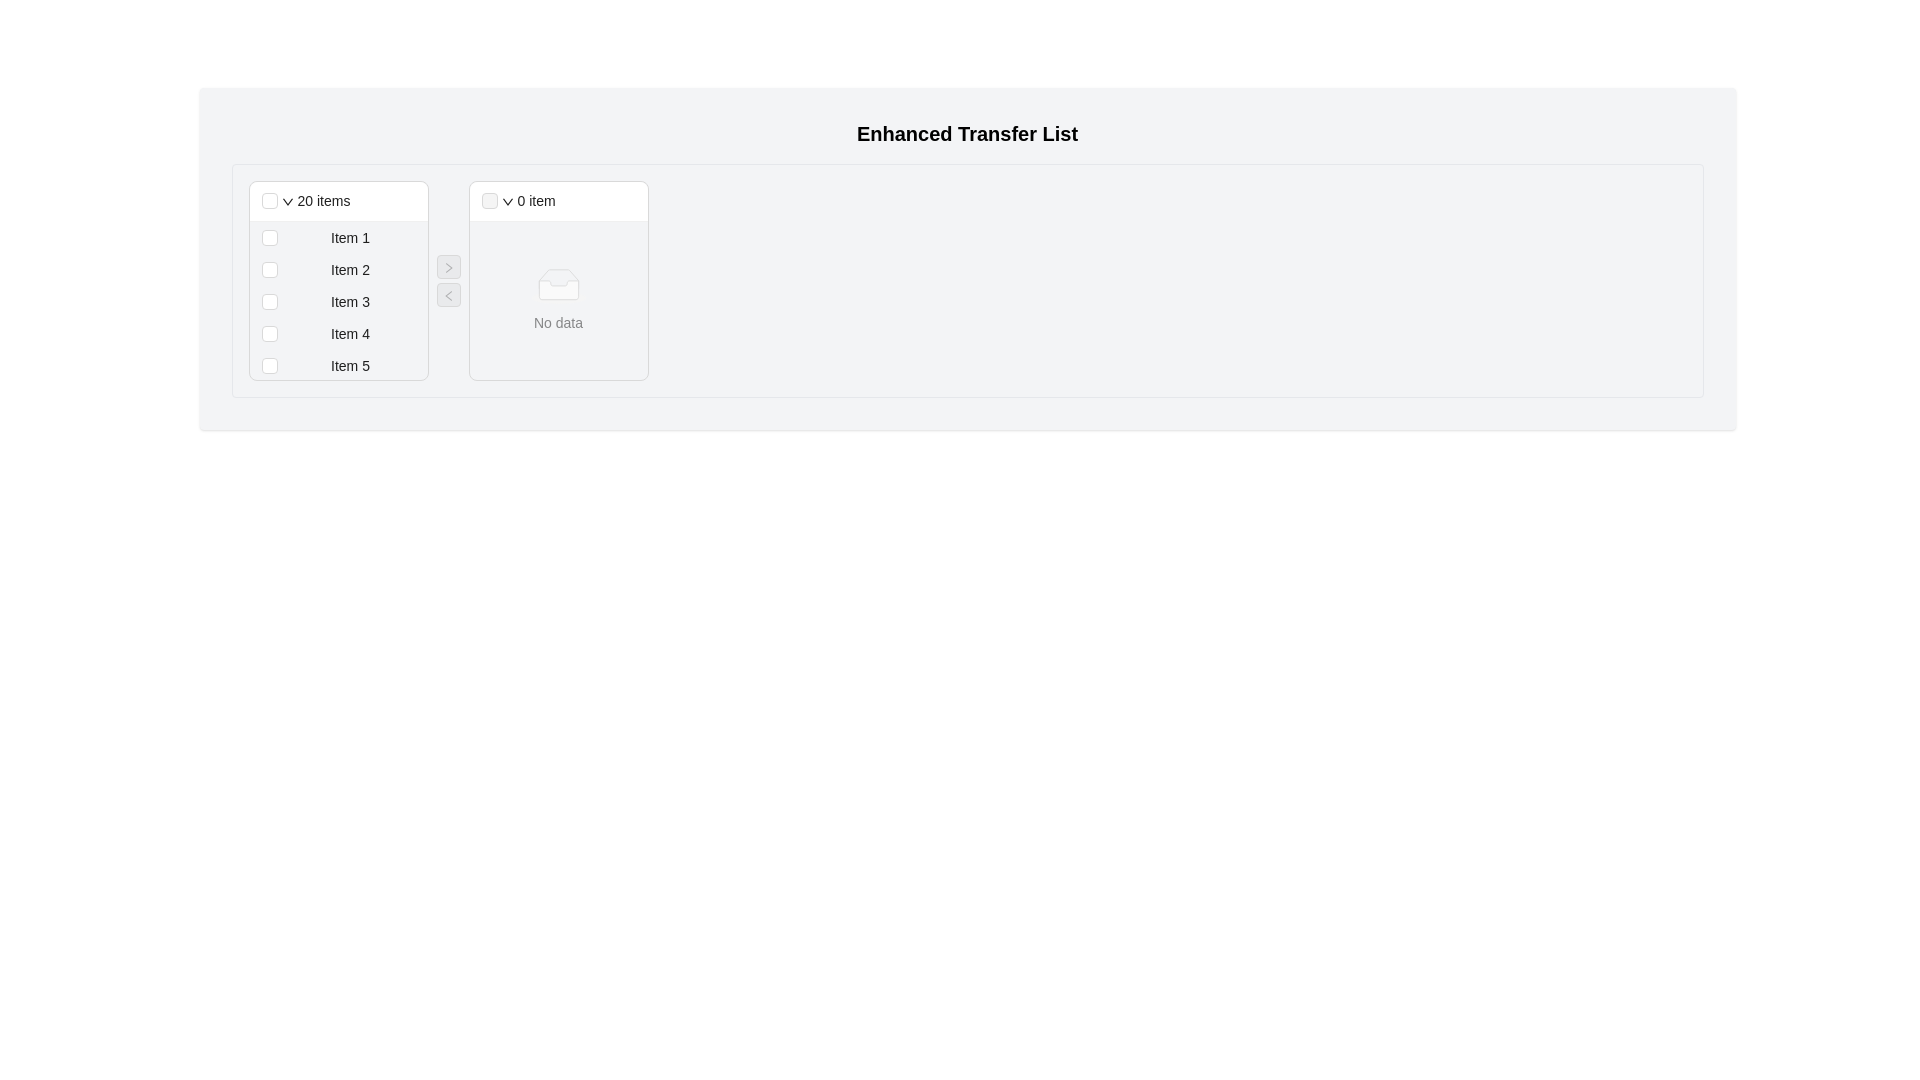 The height and width of the screenshot is (1080, 1920). What do you see at coordinates (338, 333) in the screenshot?
I see `the text of the fourth list item with a checkbox labeled 'Item 4'` at bounding box center [338, 333].